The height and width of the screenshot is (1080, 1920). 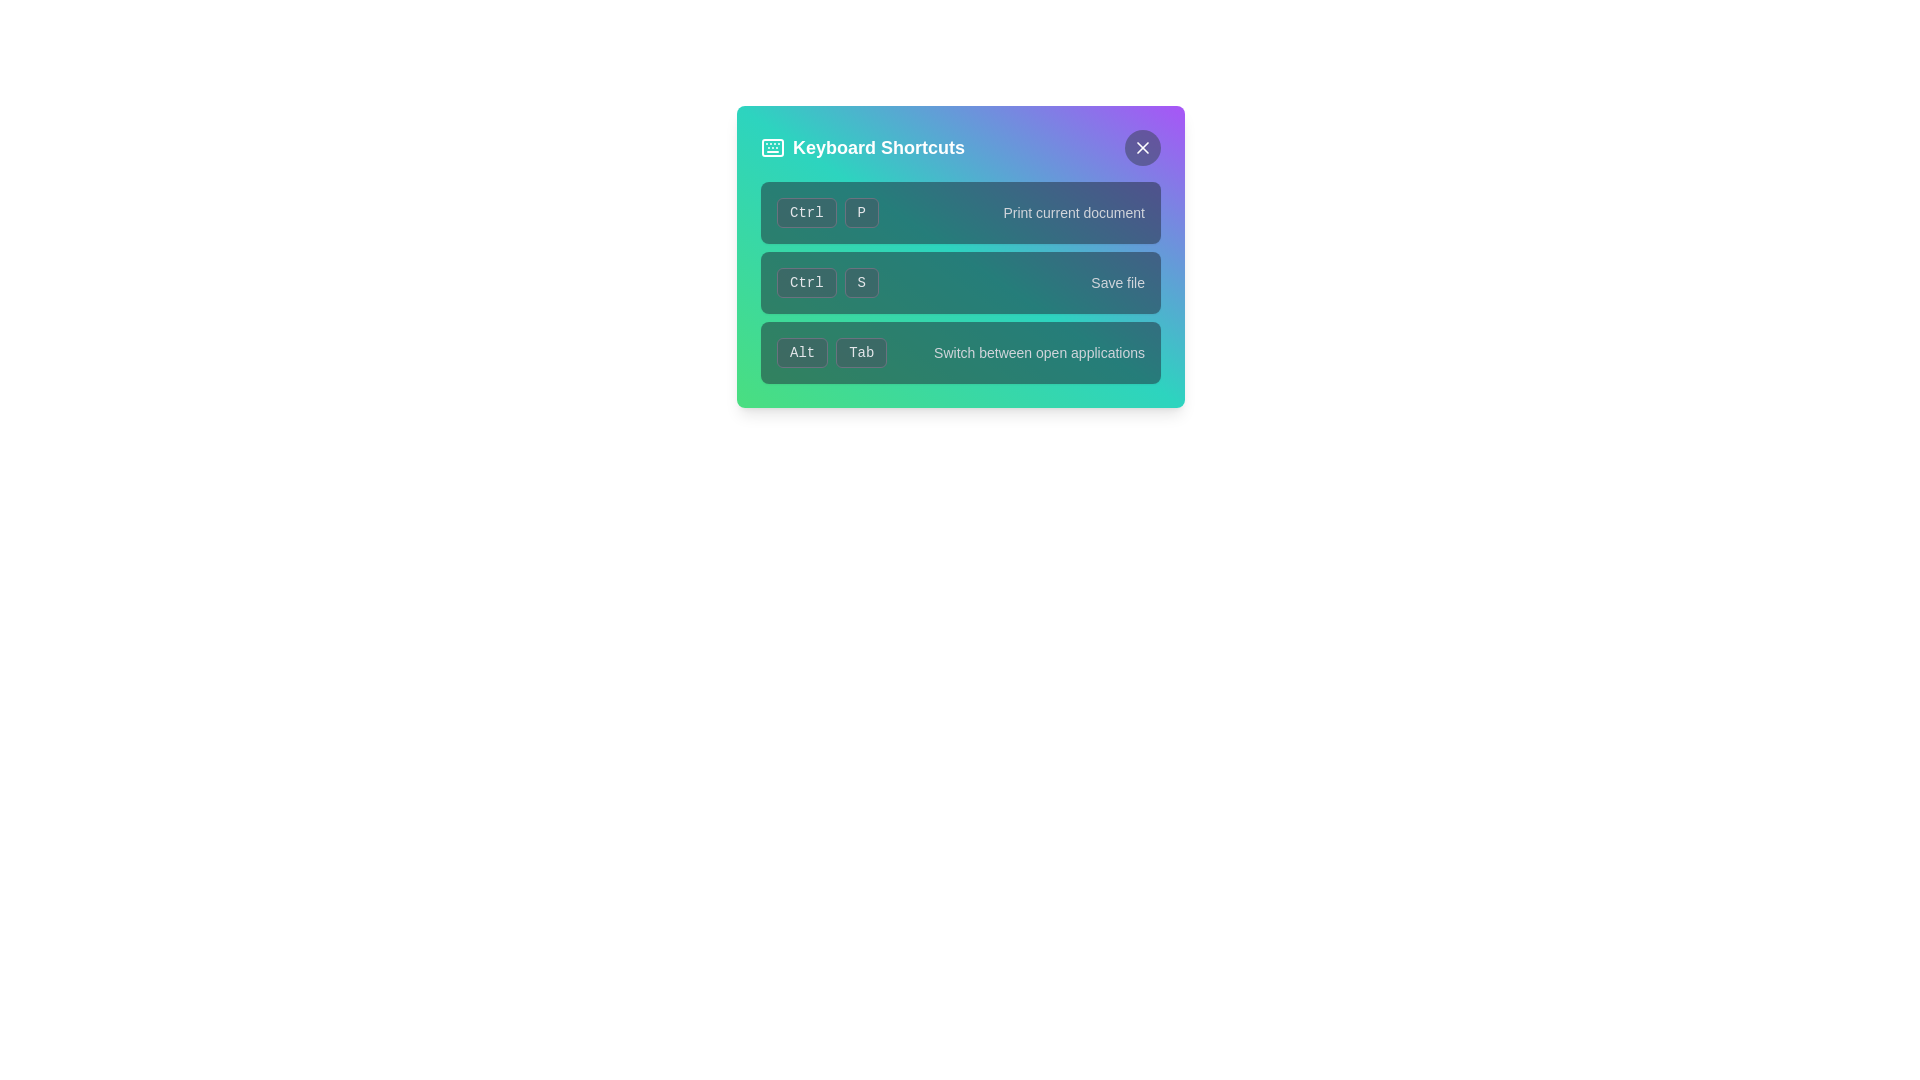 What do you see at coordinates (828, 282) in the screenshot?
I see `the keyboard shortcut label for 'Save file' which displays 'Ctrl S' in the second row of keyboard shortcuts` at bounding box center [828, 282].